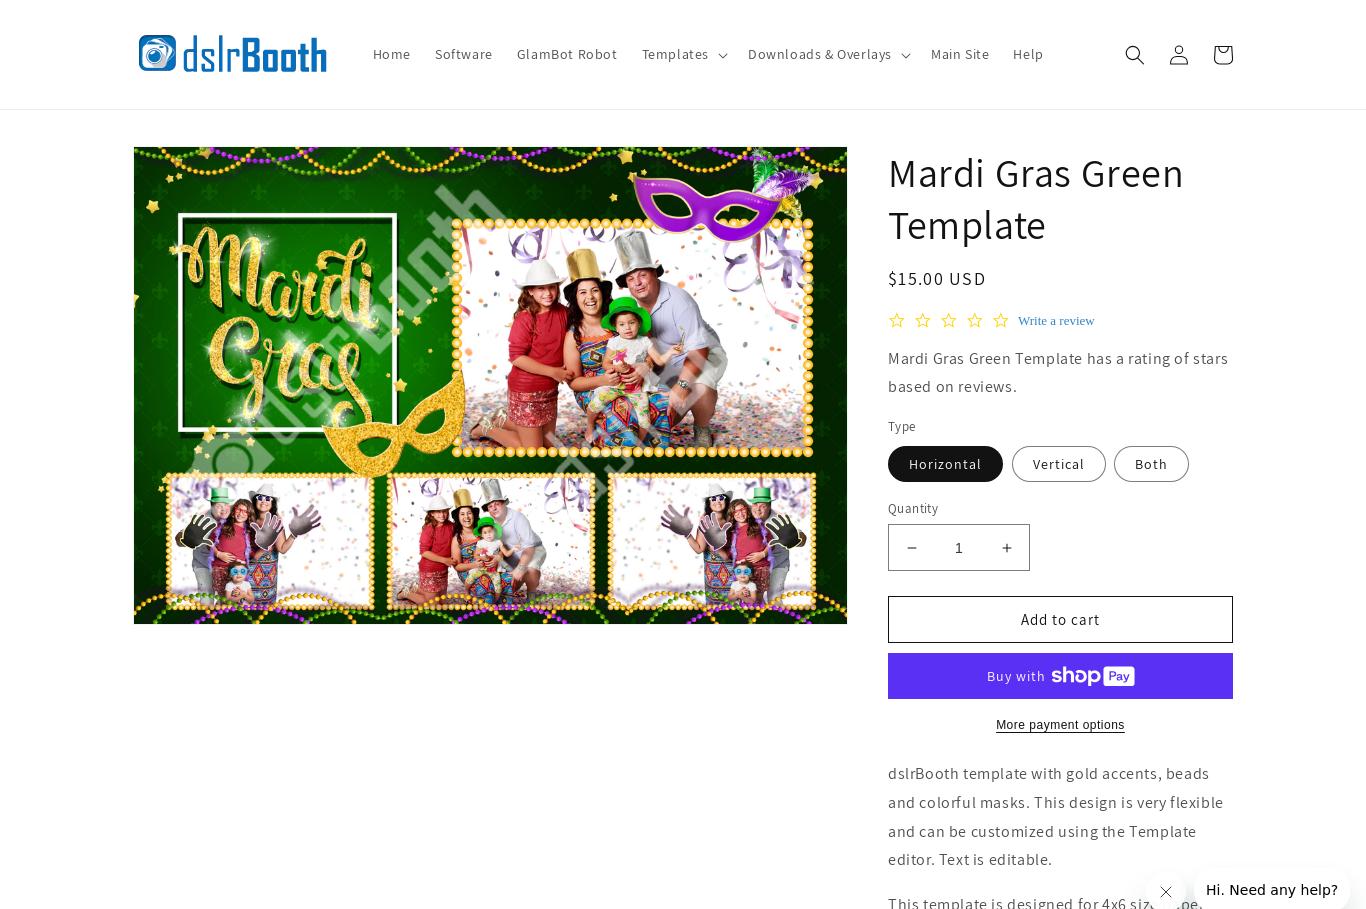 The height and width of the screenshot is (909, 1366). What do you see at coordinates (566, 53) in the screenshot?
I see `'GlamBot Robot'` at bounding box center [566, 53].